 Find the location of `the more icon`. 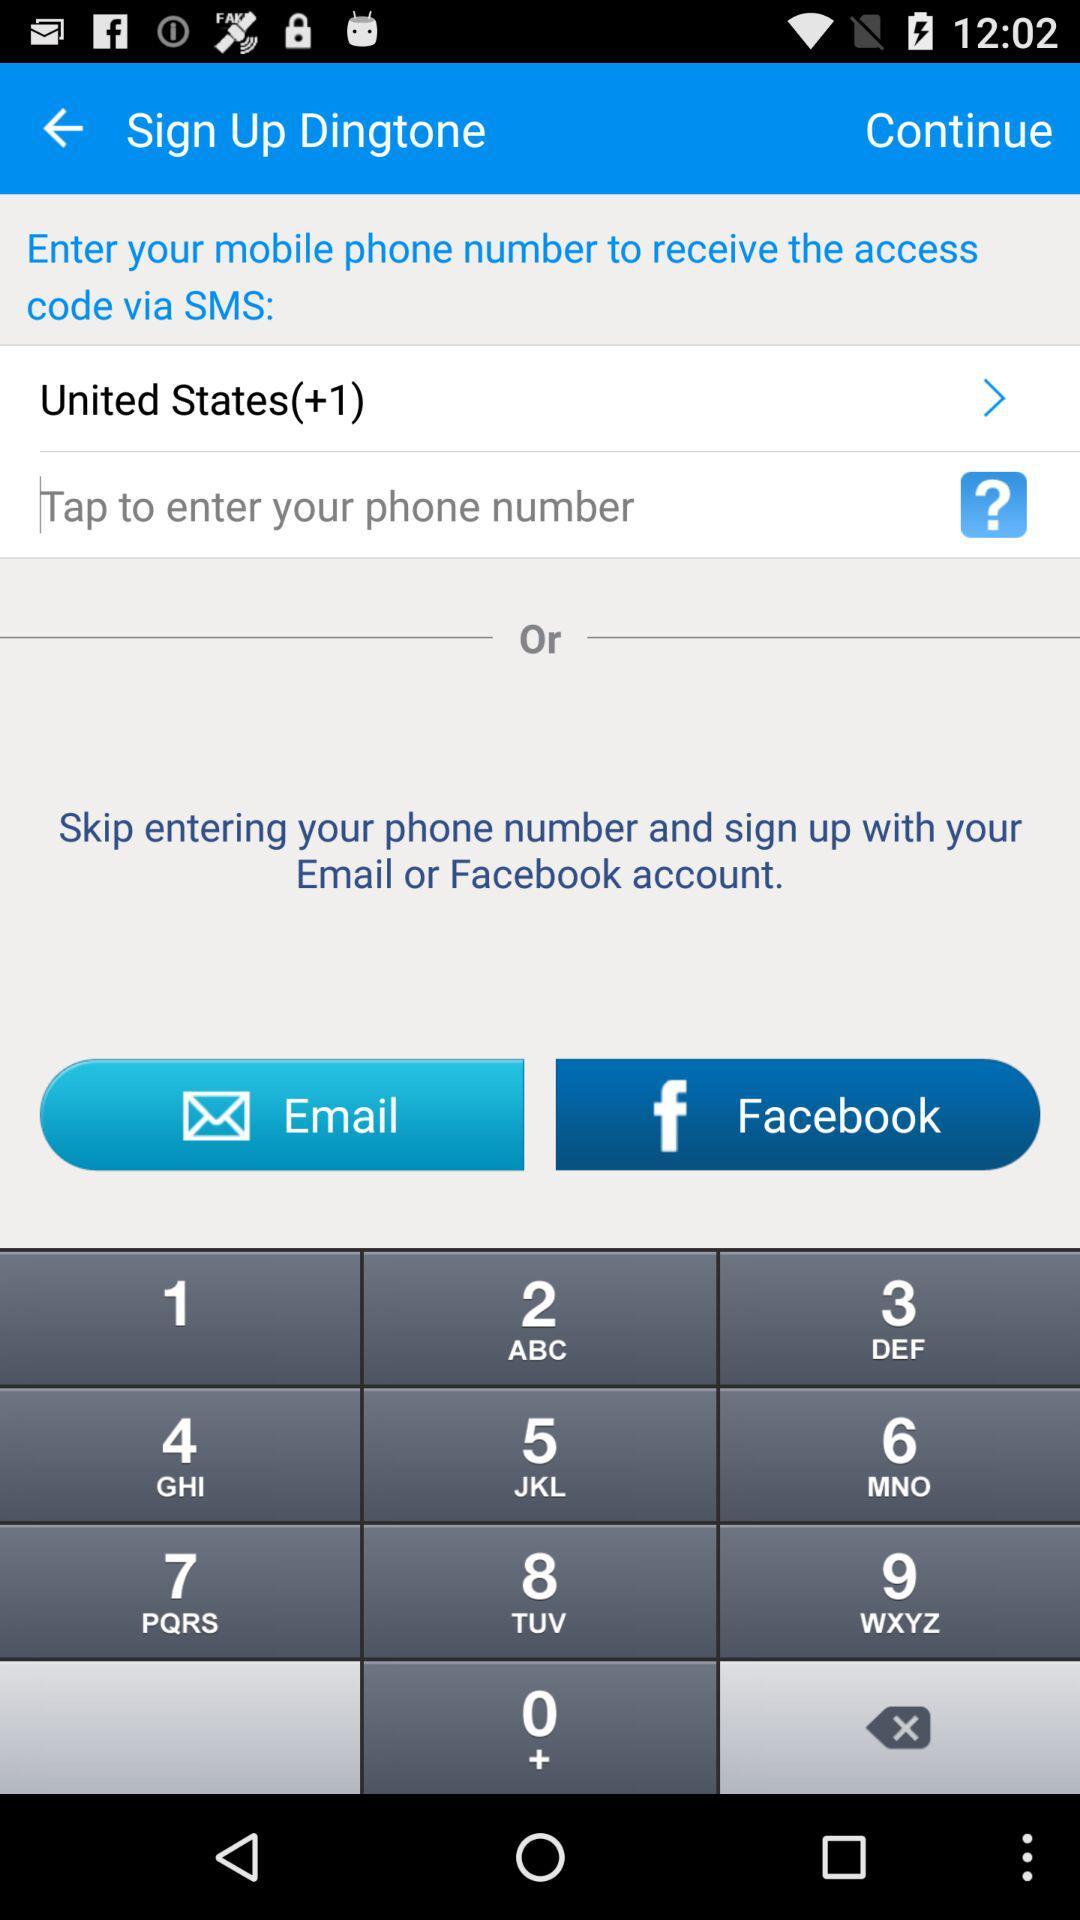

the more icon is located at coordinates (540, 1701).